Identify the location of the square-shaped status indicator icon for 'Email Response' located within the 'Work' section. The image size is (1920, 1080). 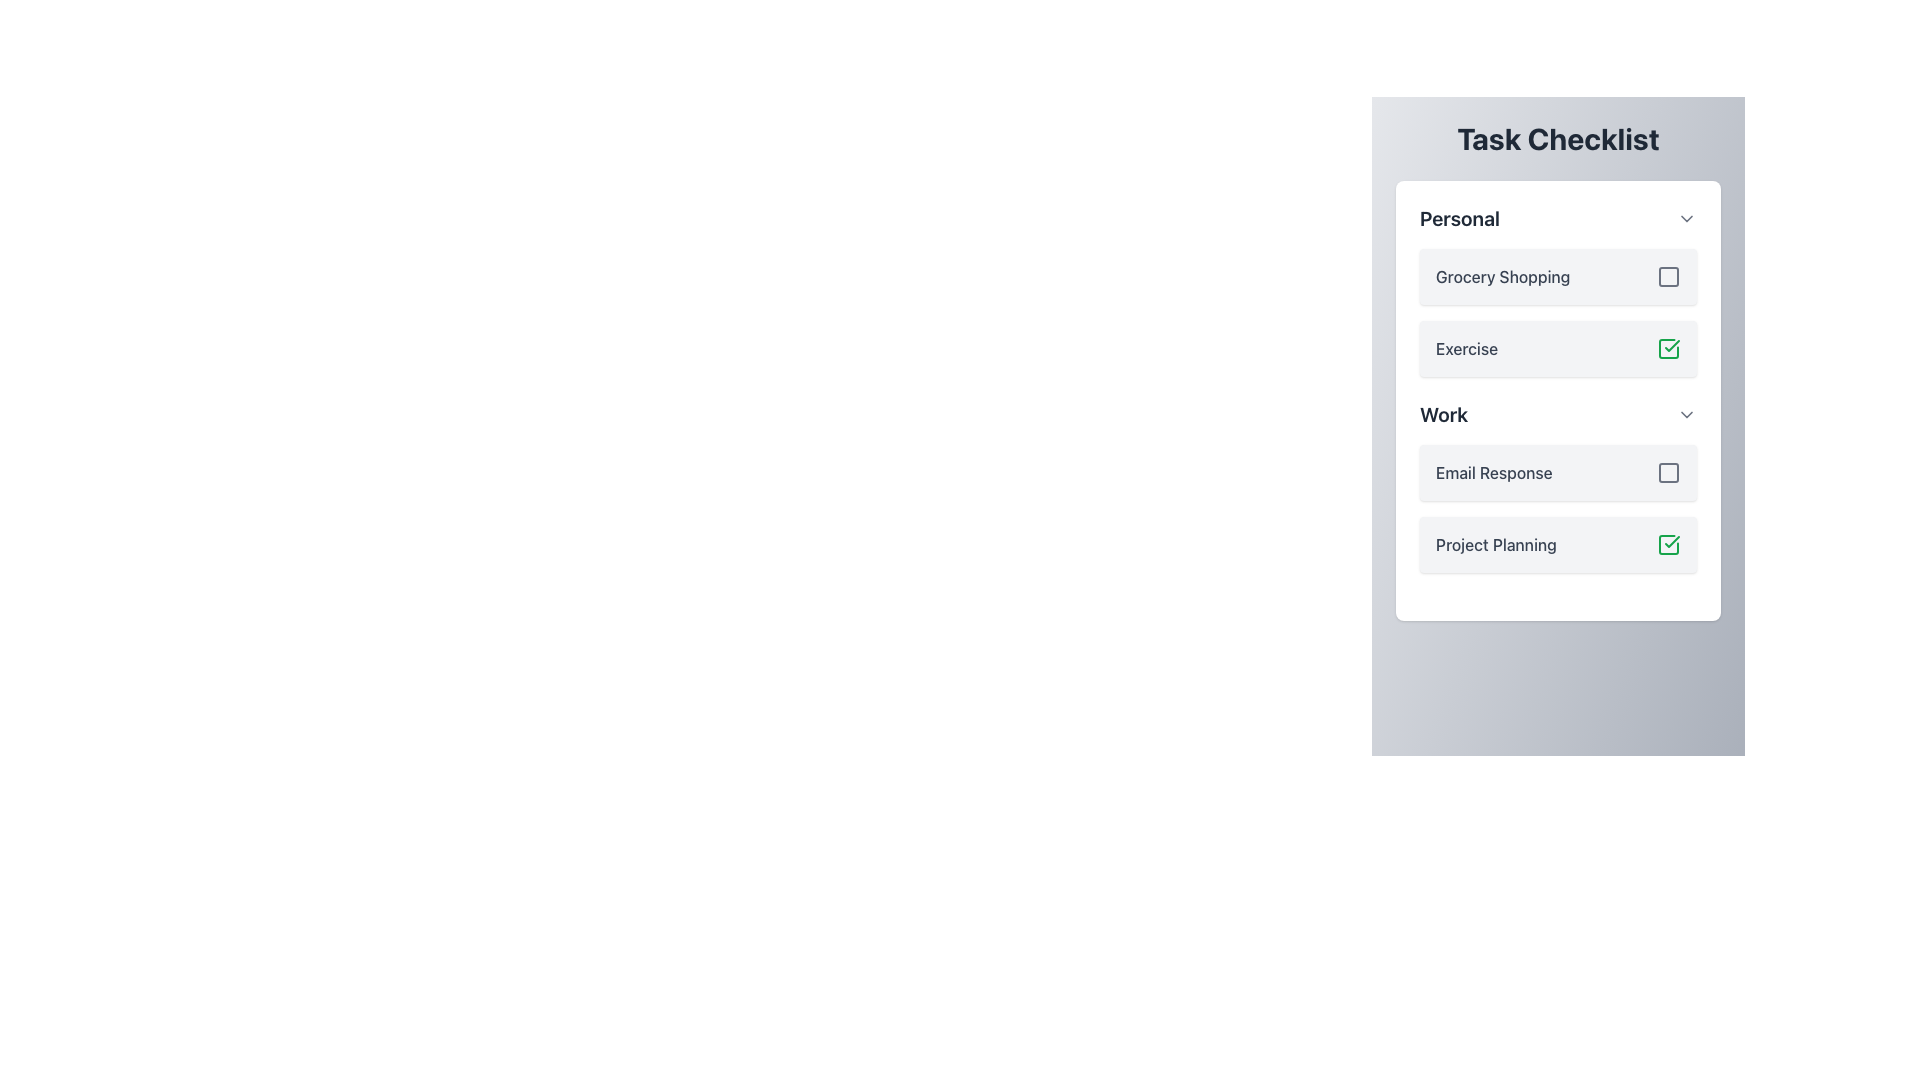
(1669, 473).